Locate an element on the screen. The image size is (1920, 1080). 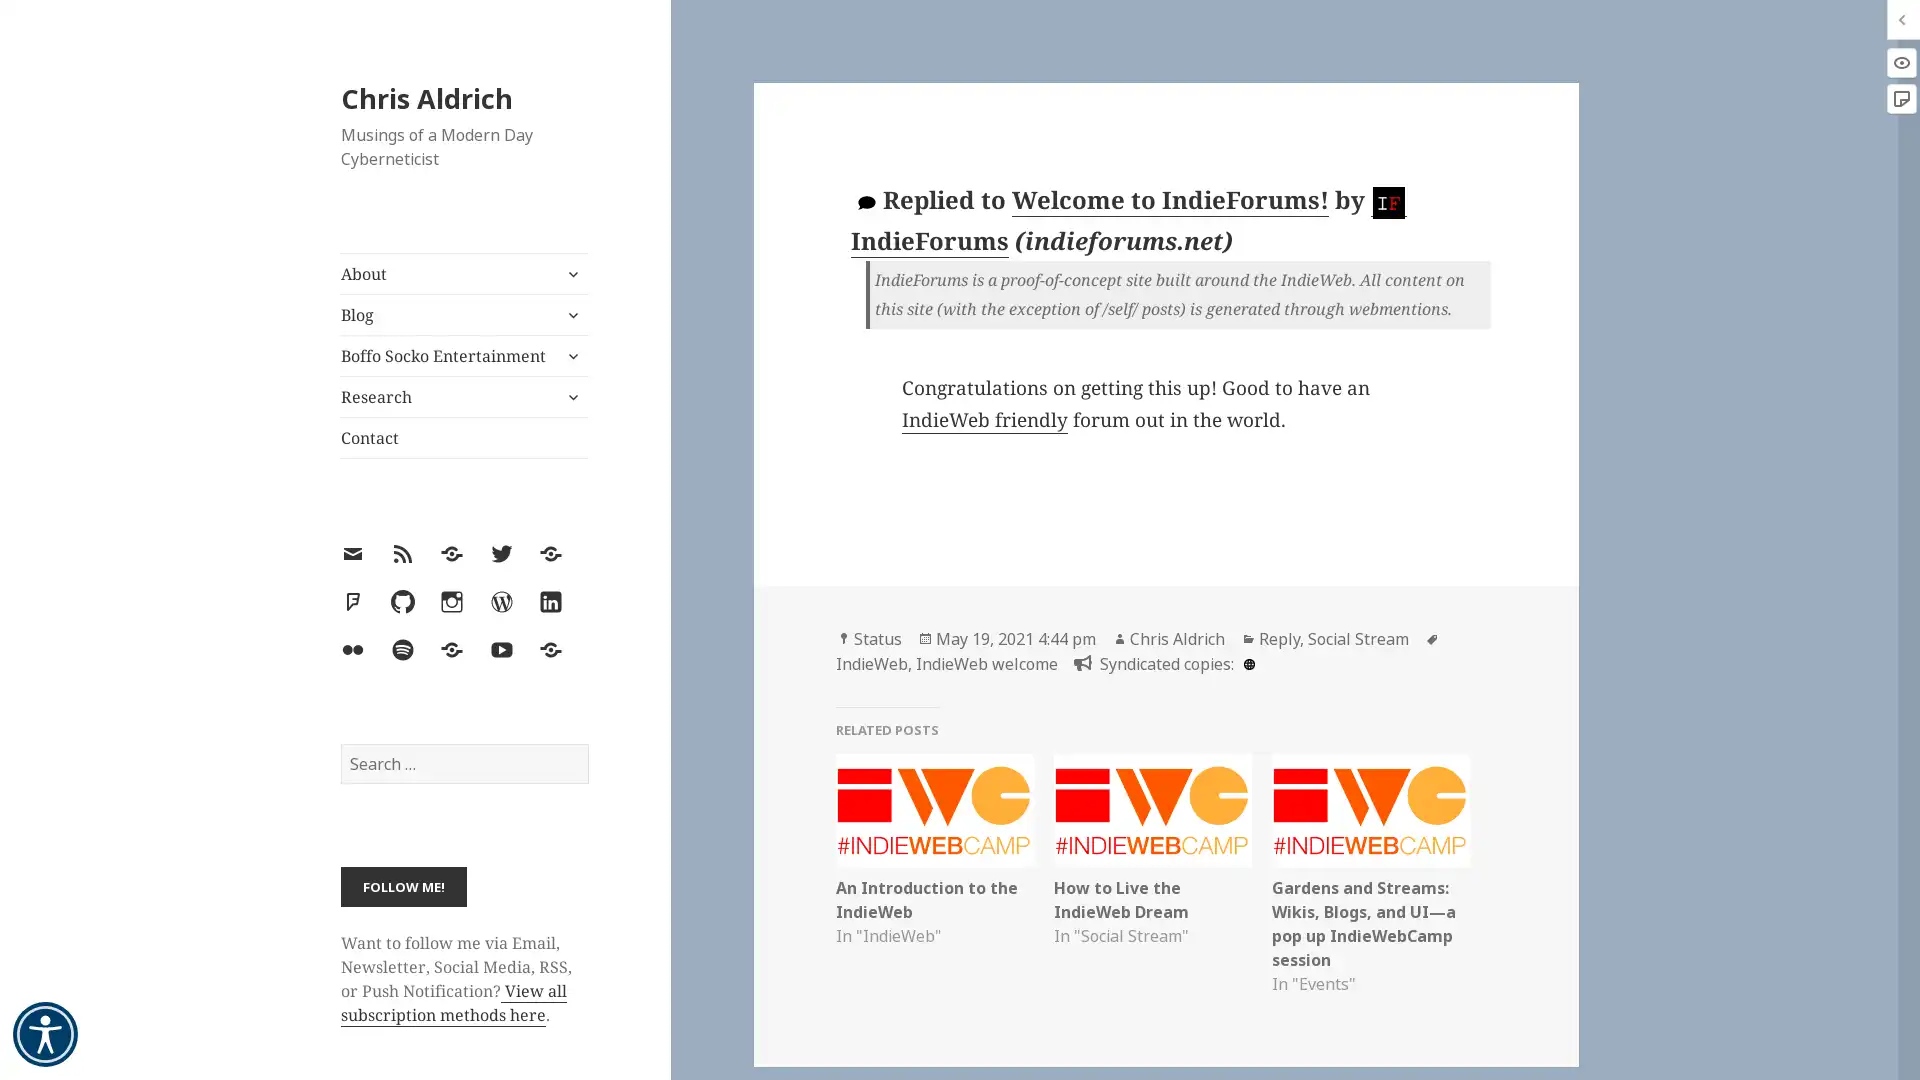
expand child menu is located at coordinates (570, 354).